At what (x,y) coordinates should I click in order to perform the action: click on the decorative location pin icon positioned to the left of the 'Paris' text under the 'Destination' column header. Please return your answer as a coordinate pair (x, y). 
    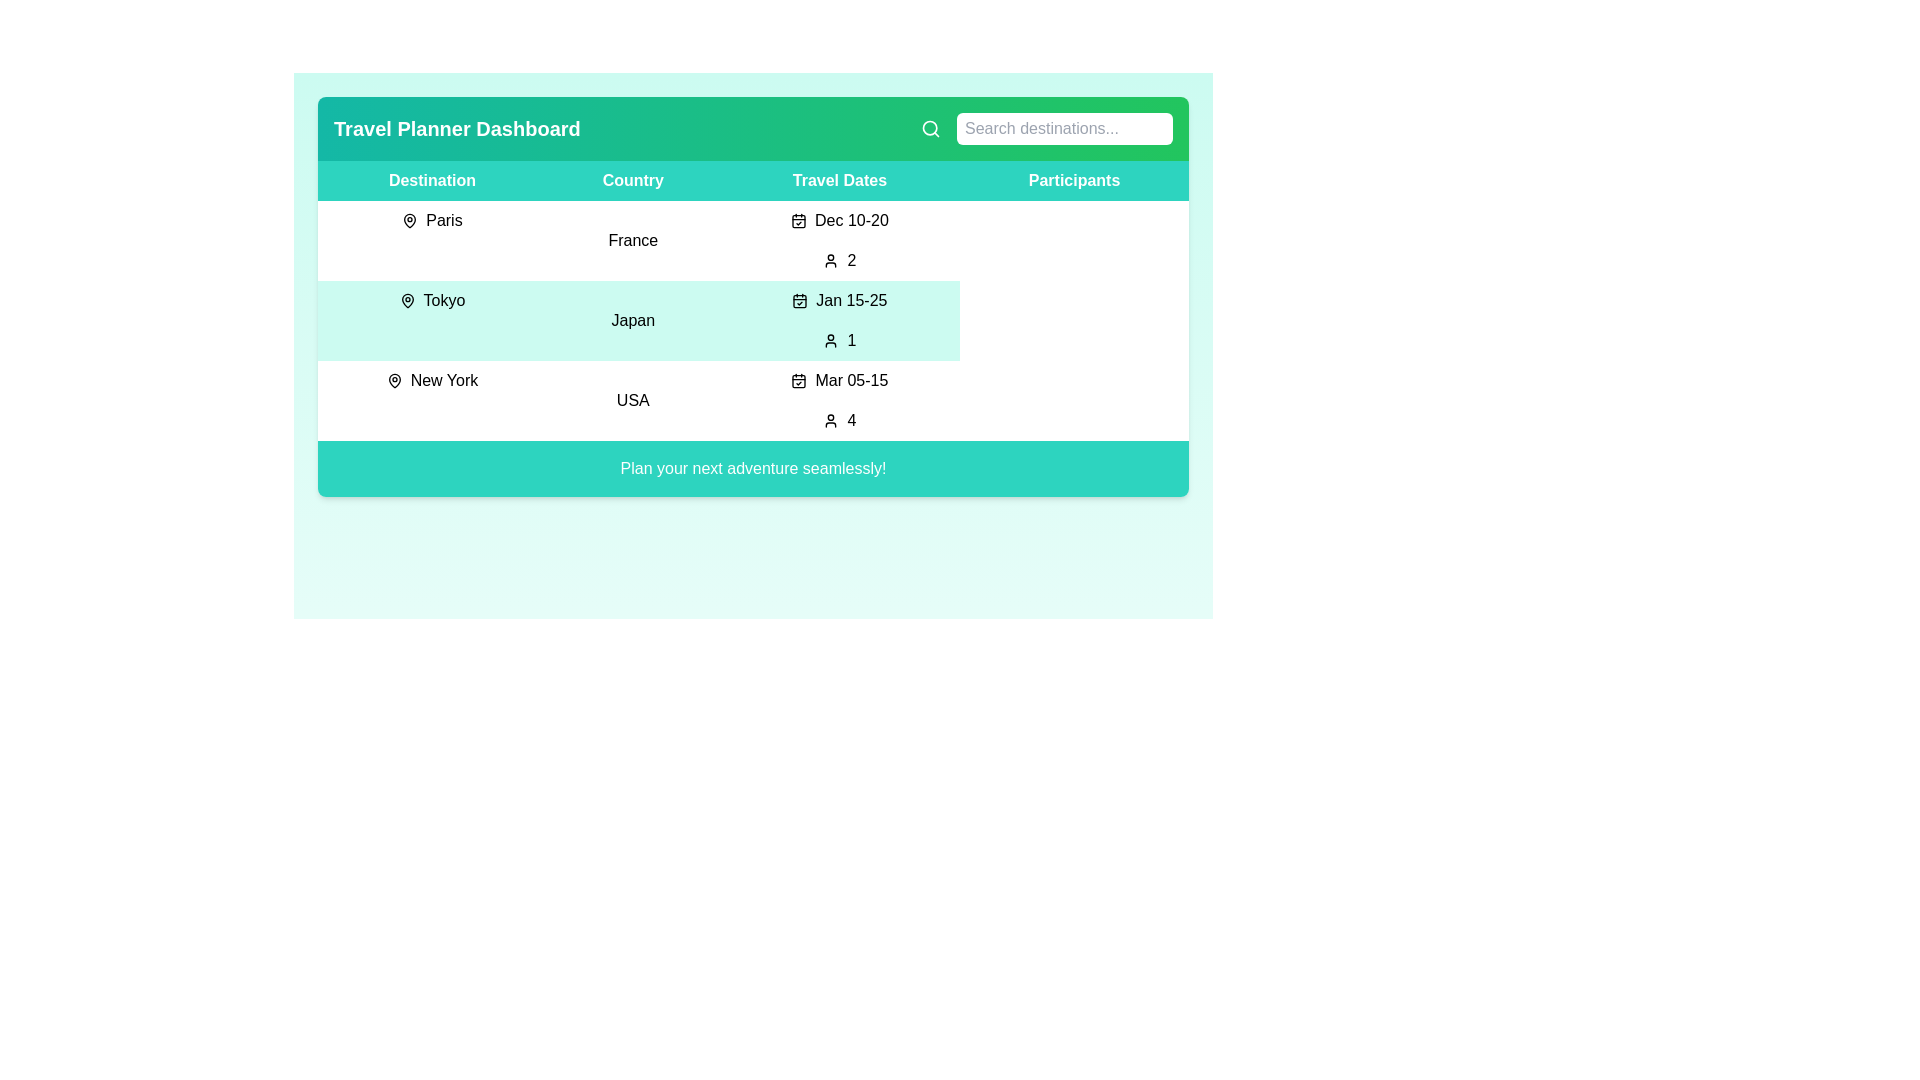
    Looking at the image, I should click on (409, 220).